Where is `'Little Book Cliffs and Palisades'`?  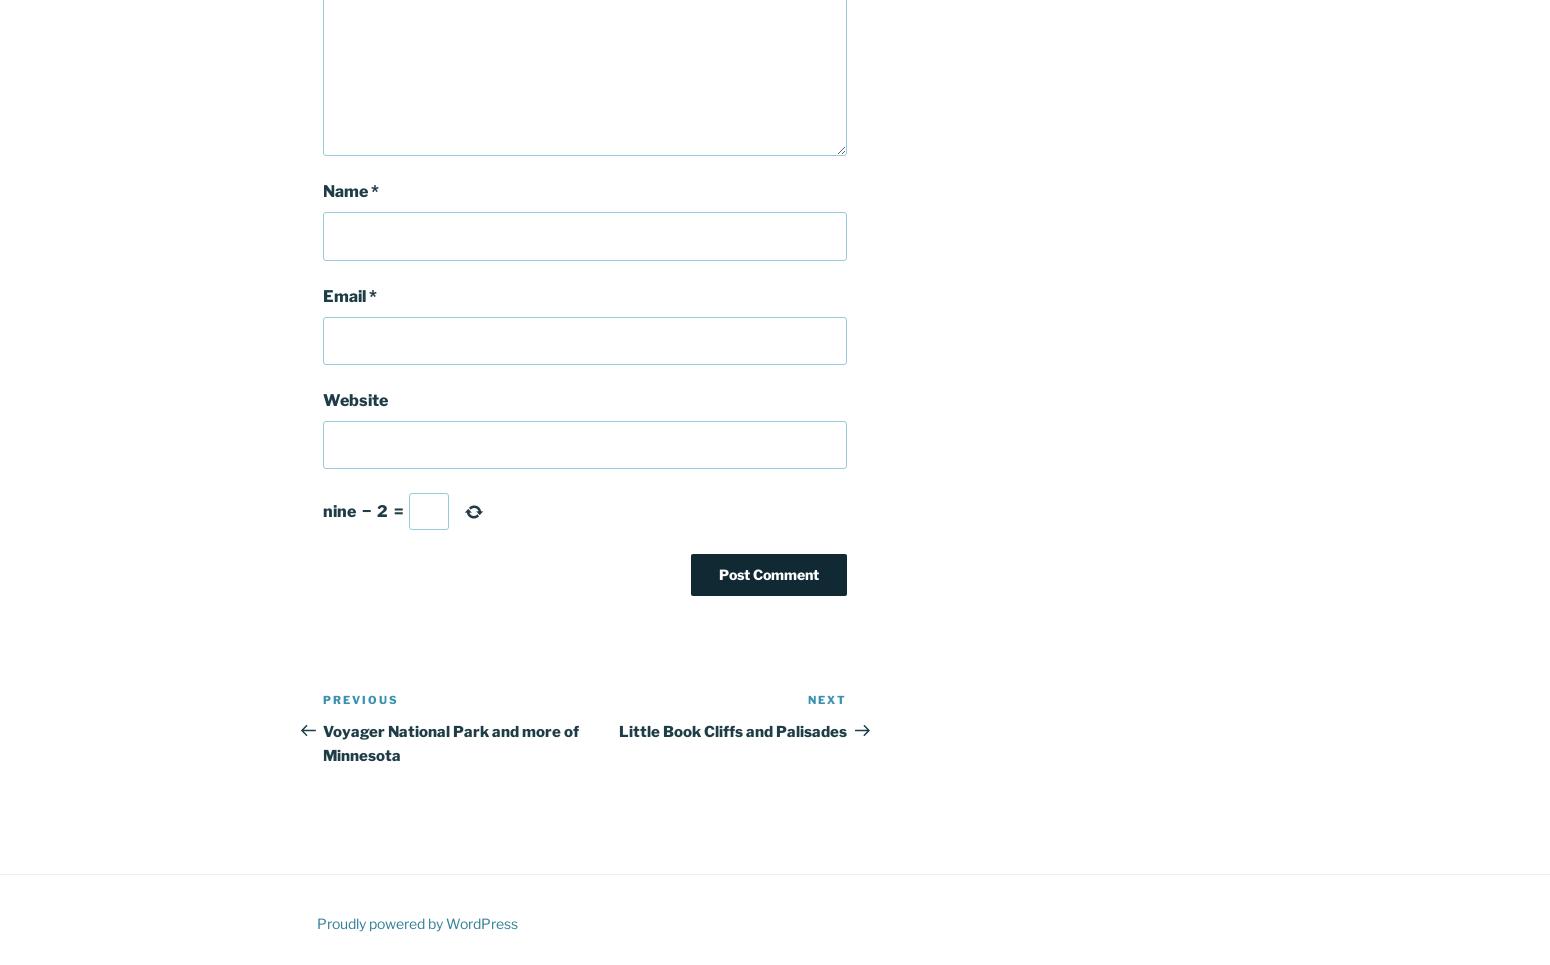 'Little Book Cliffs and Palisades' is located at coordinates (619, 730).